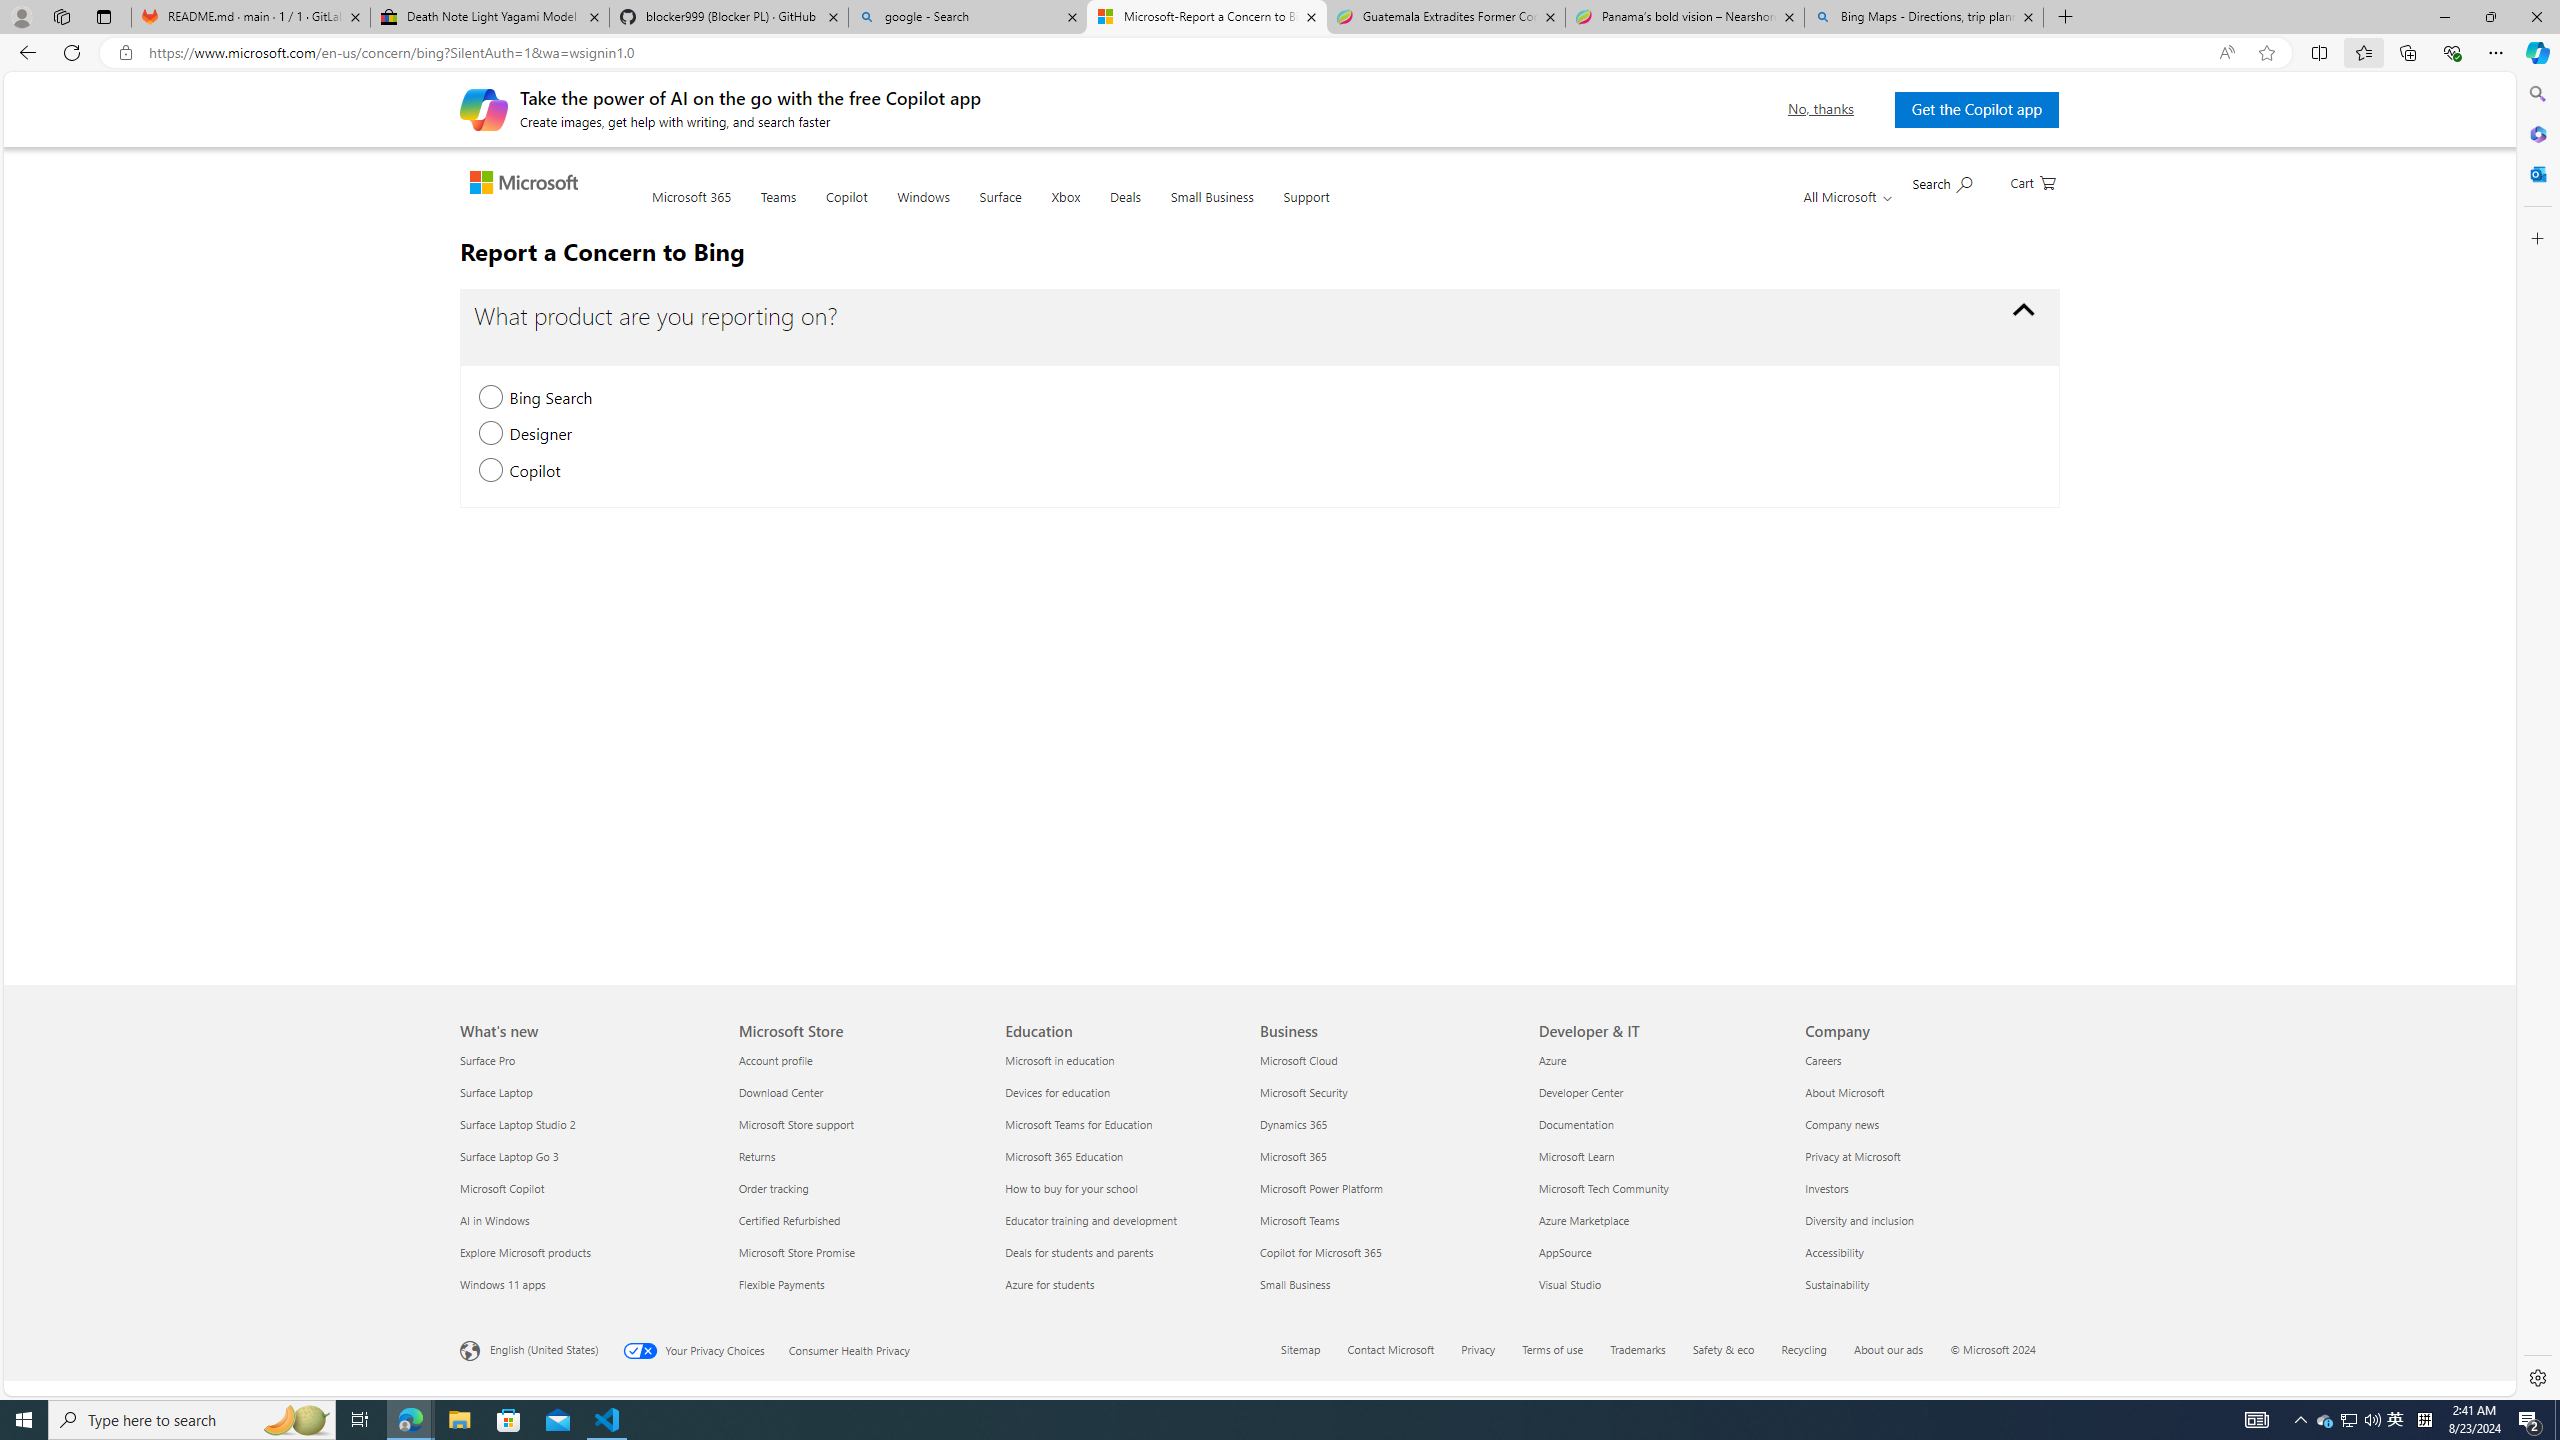 The width and height of the screenshot is (2560, 1440). What do you see at coordinates (755, 1154) in the screenshot?
I see `'Returns Microsoft Store'` at bounding box center [755, 1154].